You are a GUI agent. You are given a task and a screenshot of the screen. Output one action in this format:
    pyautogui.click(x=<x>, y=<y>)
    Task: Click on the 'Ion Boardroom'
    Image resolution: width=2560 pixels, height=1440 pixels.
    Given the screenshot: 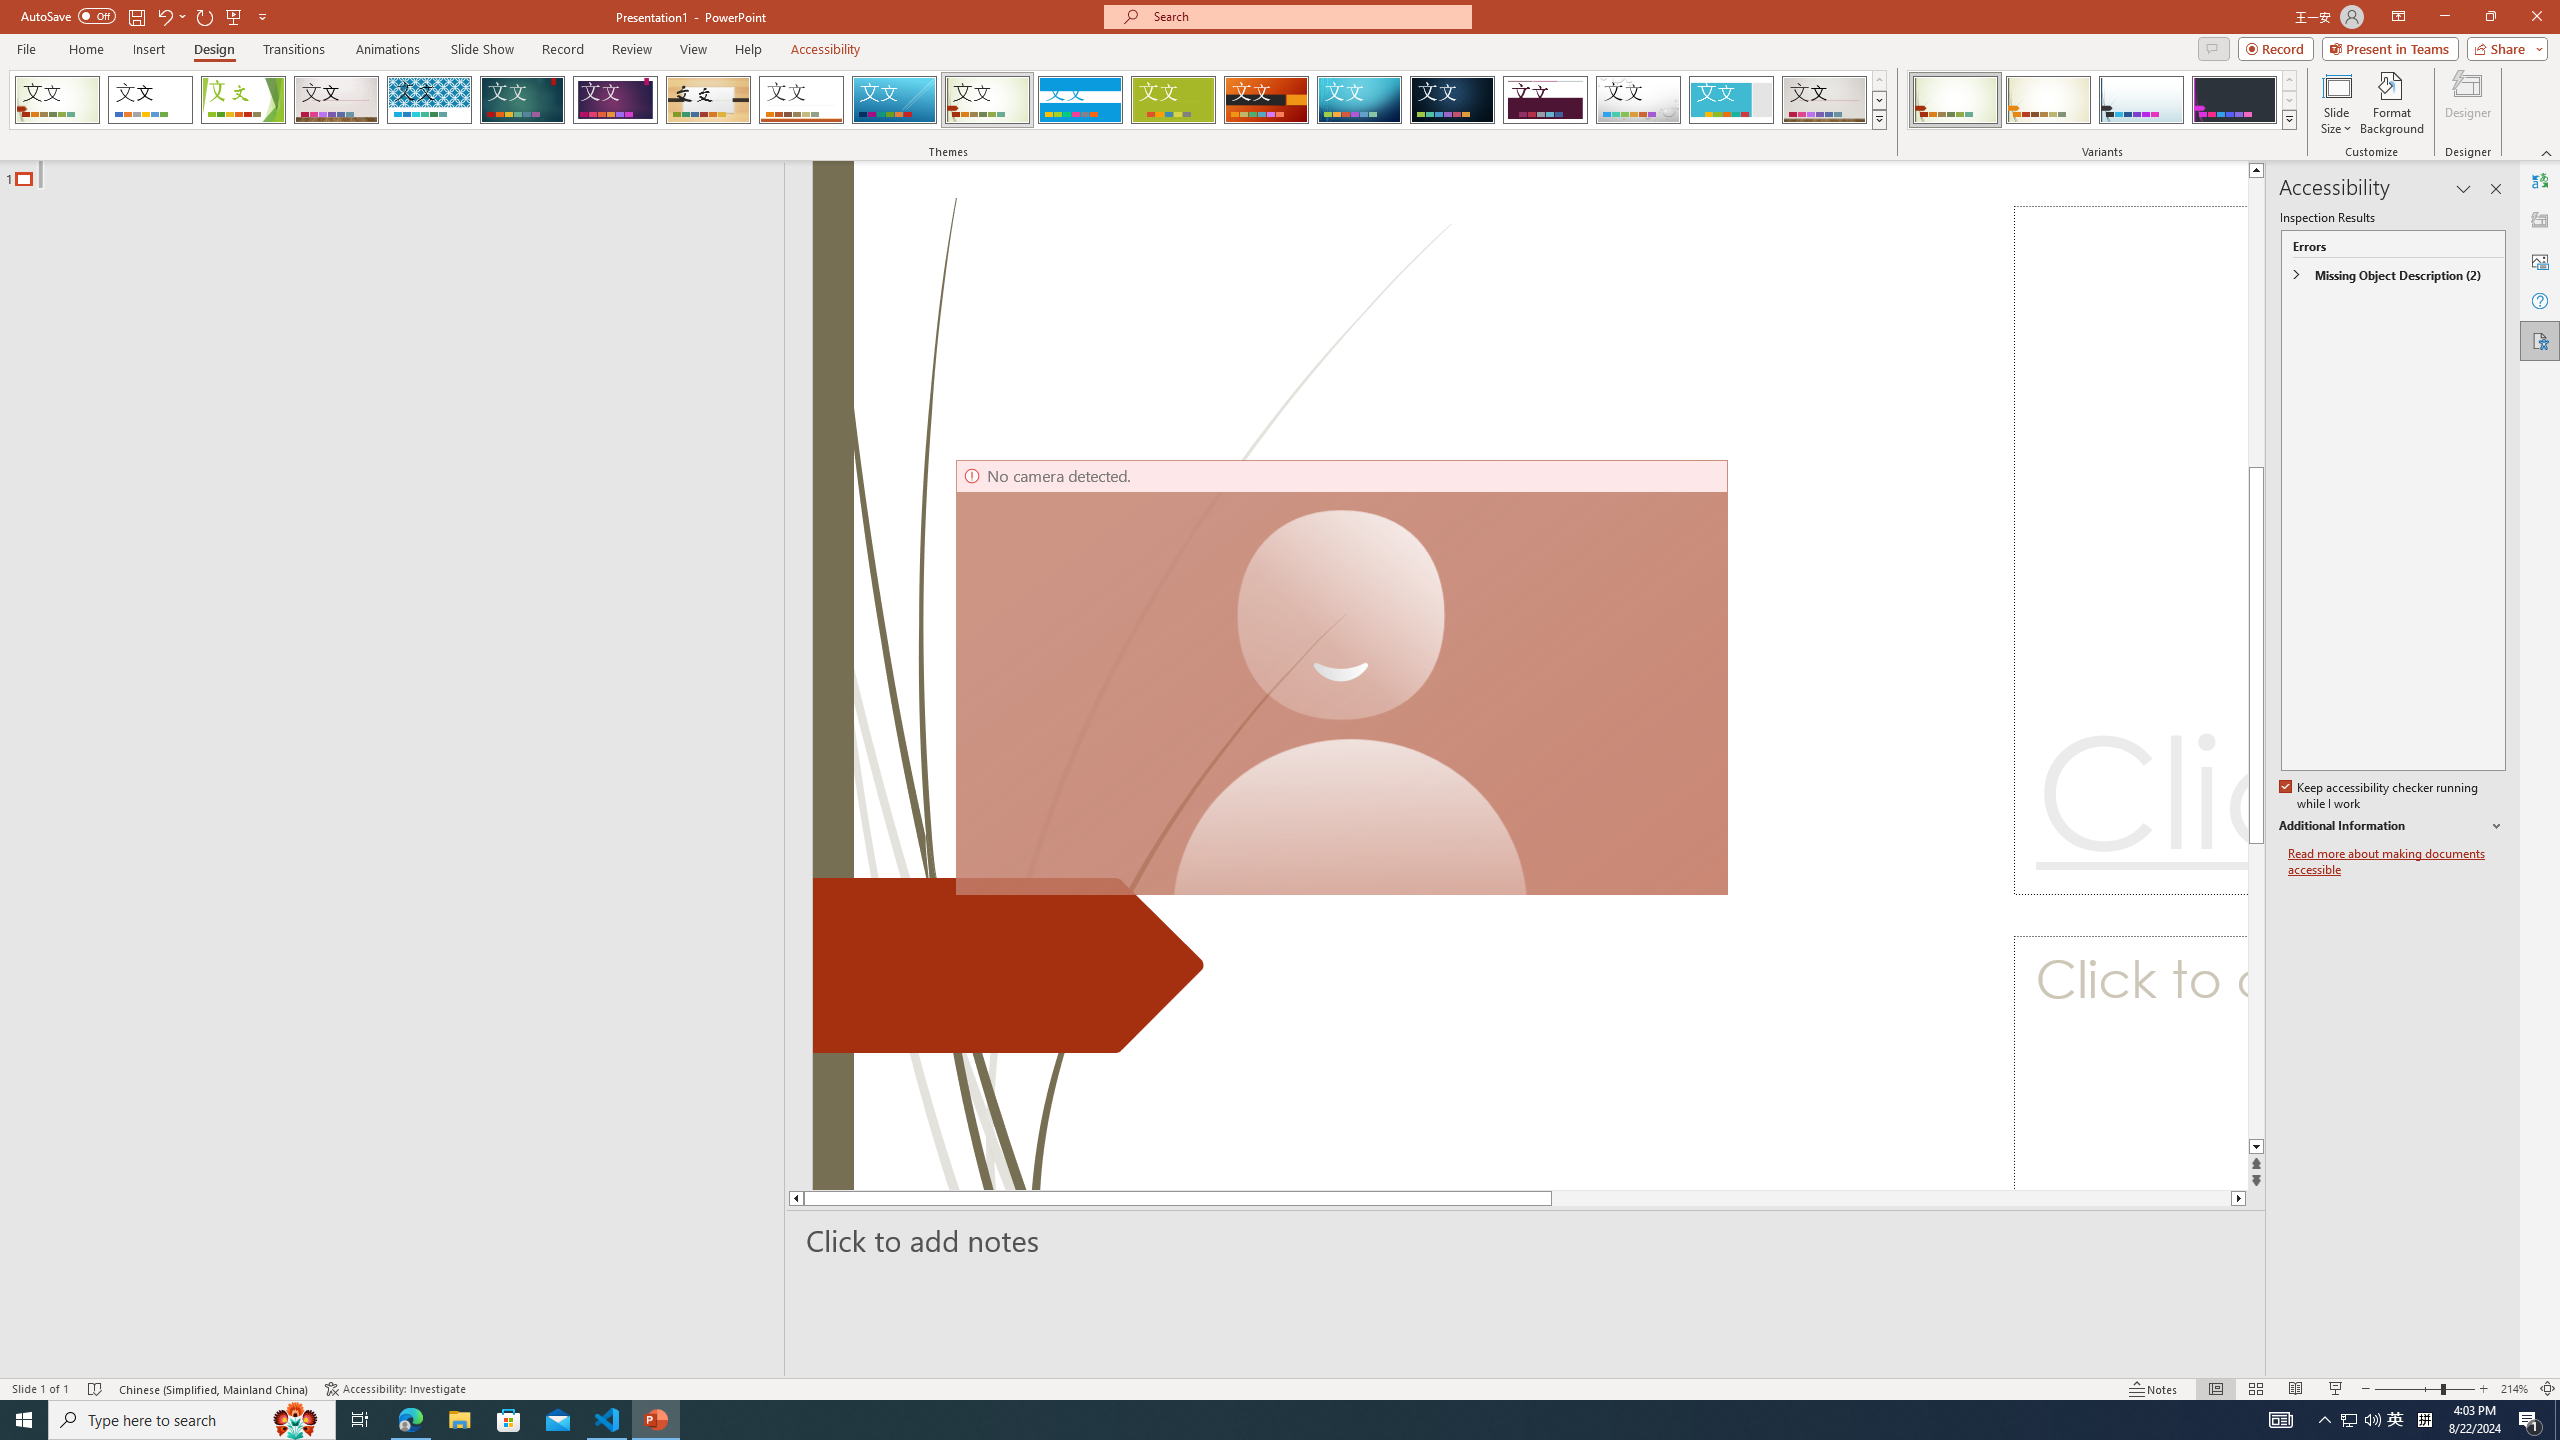 What is the action you would take?
    pyautogui.click(x=615, y=99)
    